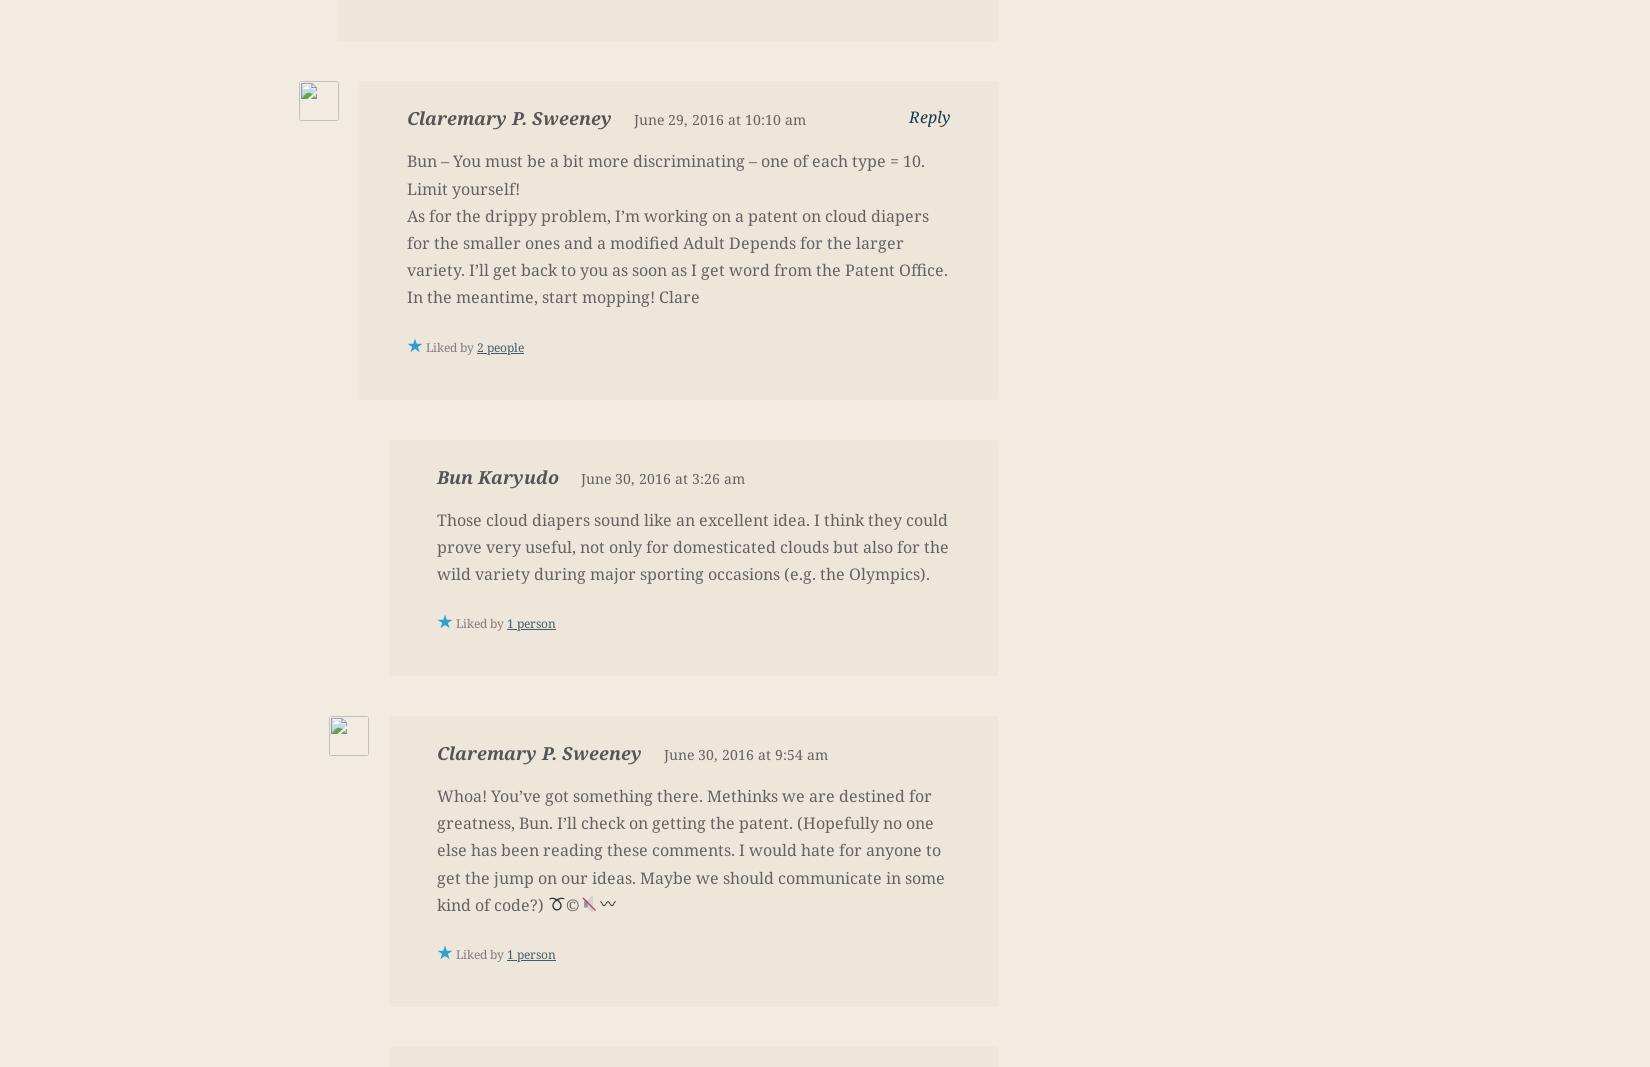  I want to click on 'June 30, 2016 at 9:54 am', so click(744, 753).